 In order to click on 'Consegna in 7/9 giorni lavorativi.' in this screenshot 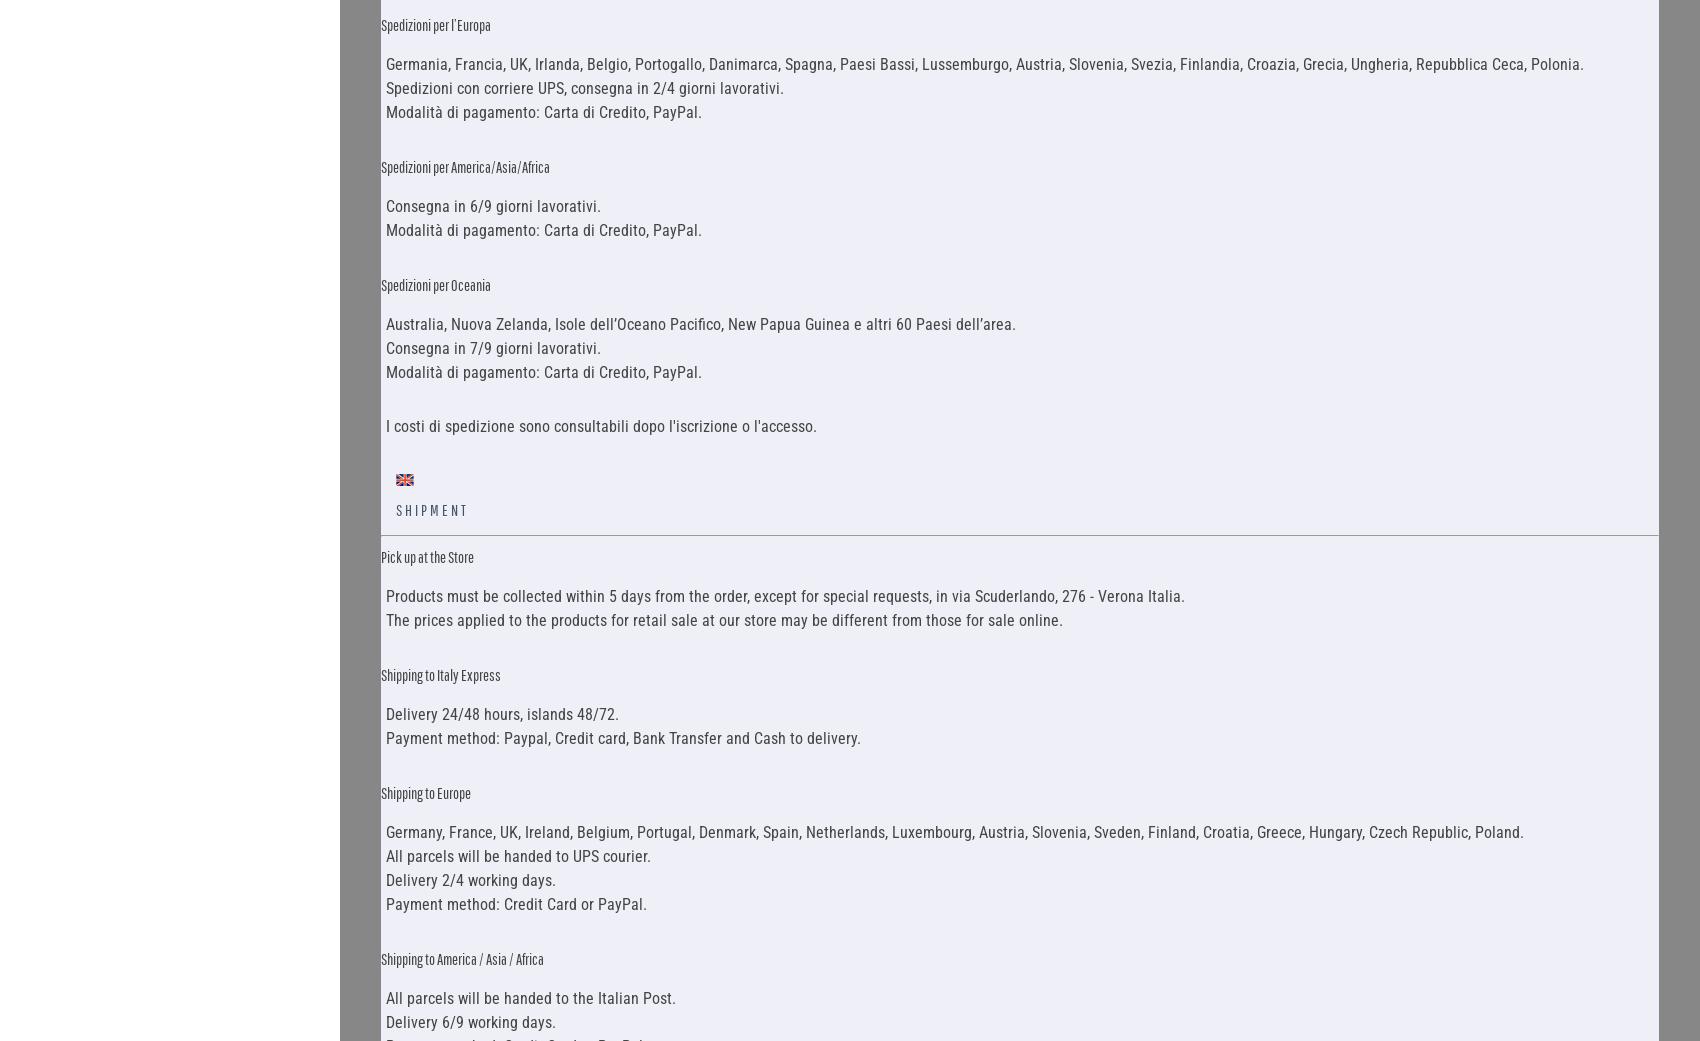, I will do `click(492, 347)`.